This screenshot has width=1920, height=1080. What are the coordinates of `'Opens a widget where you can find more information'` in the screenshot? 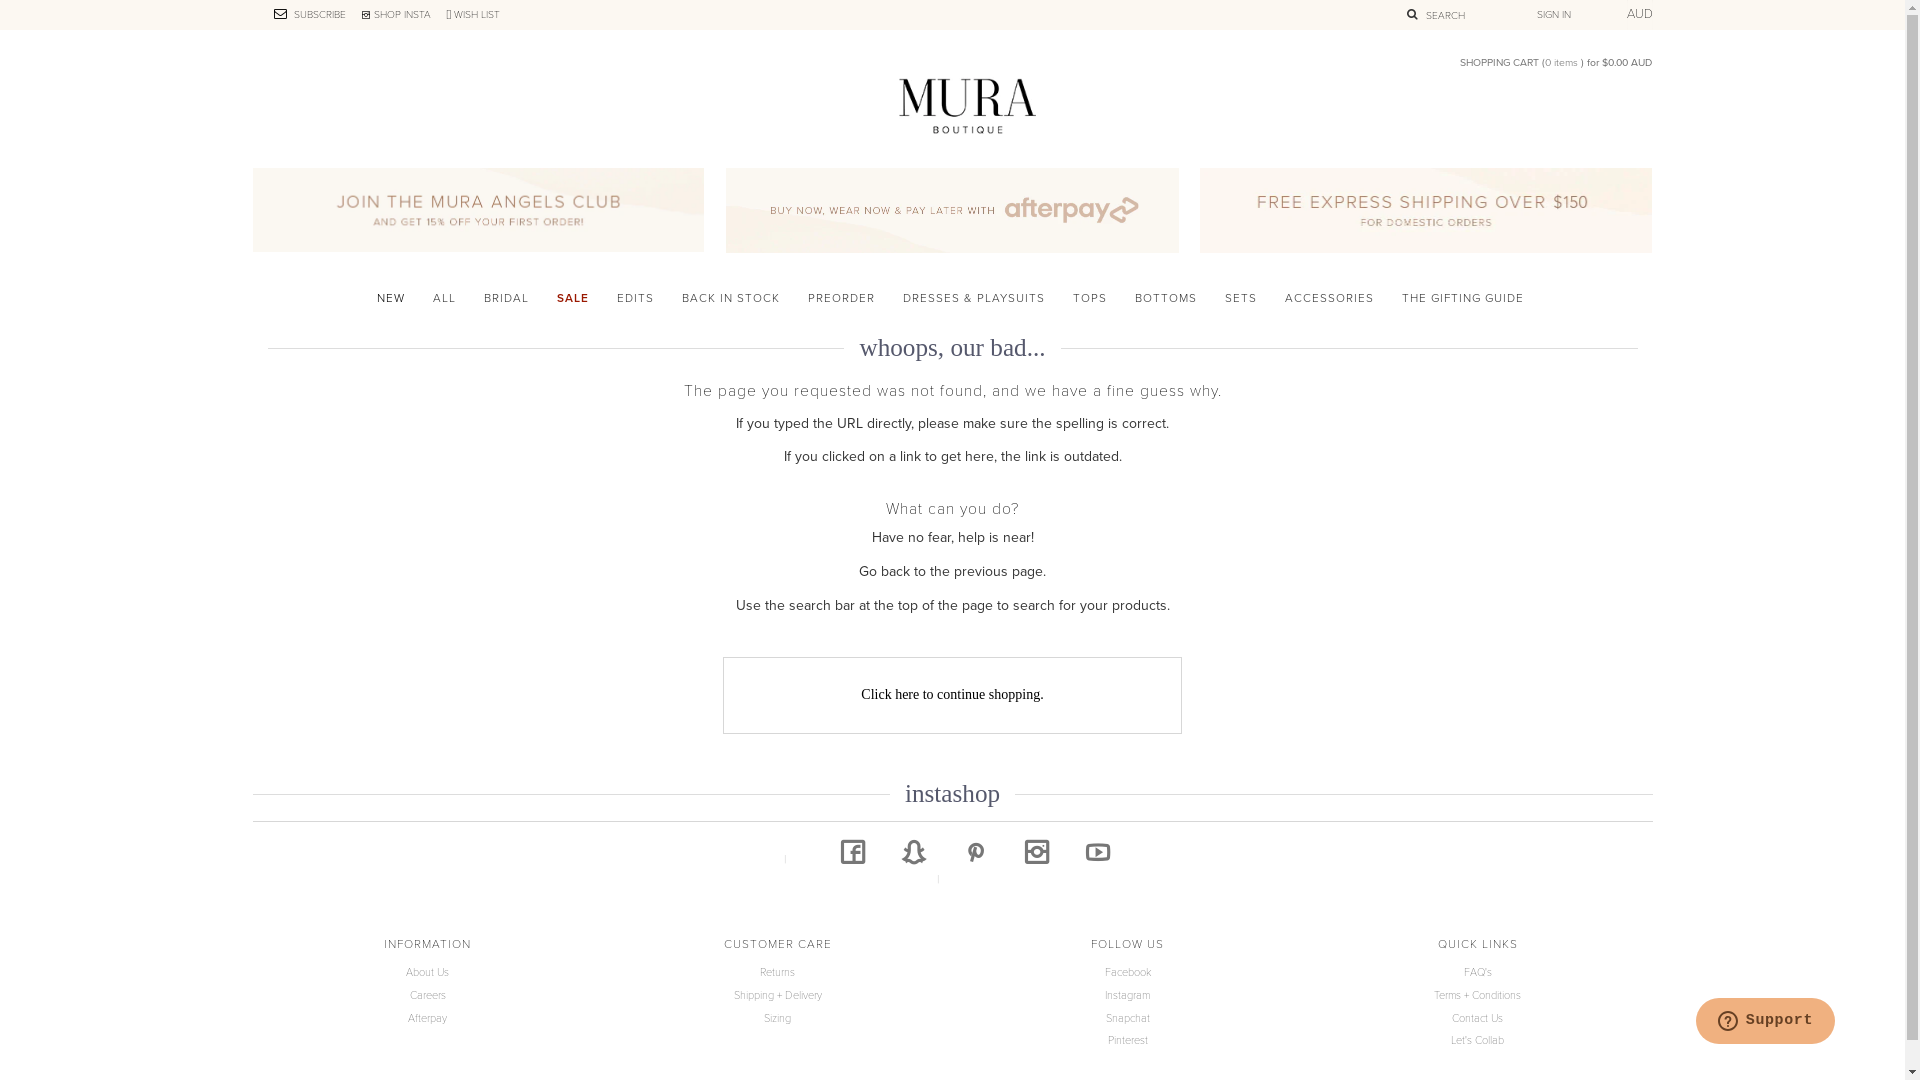 It's located at (1765, 1022).